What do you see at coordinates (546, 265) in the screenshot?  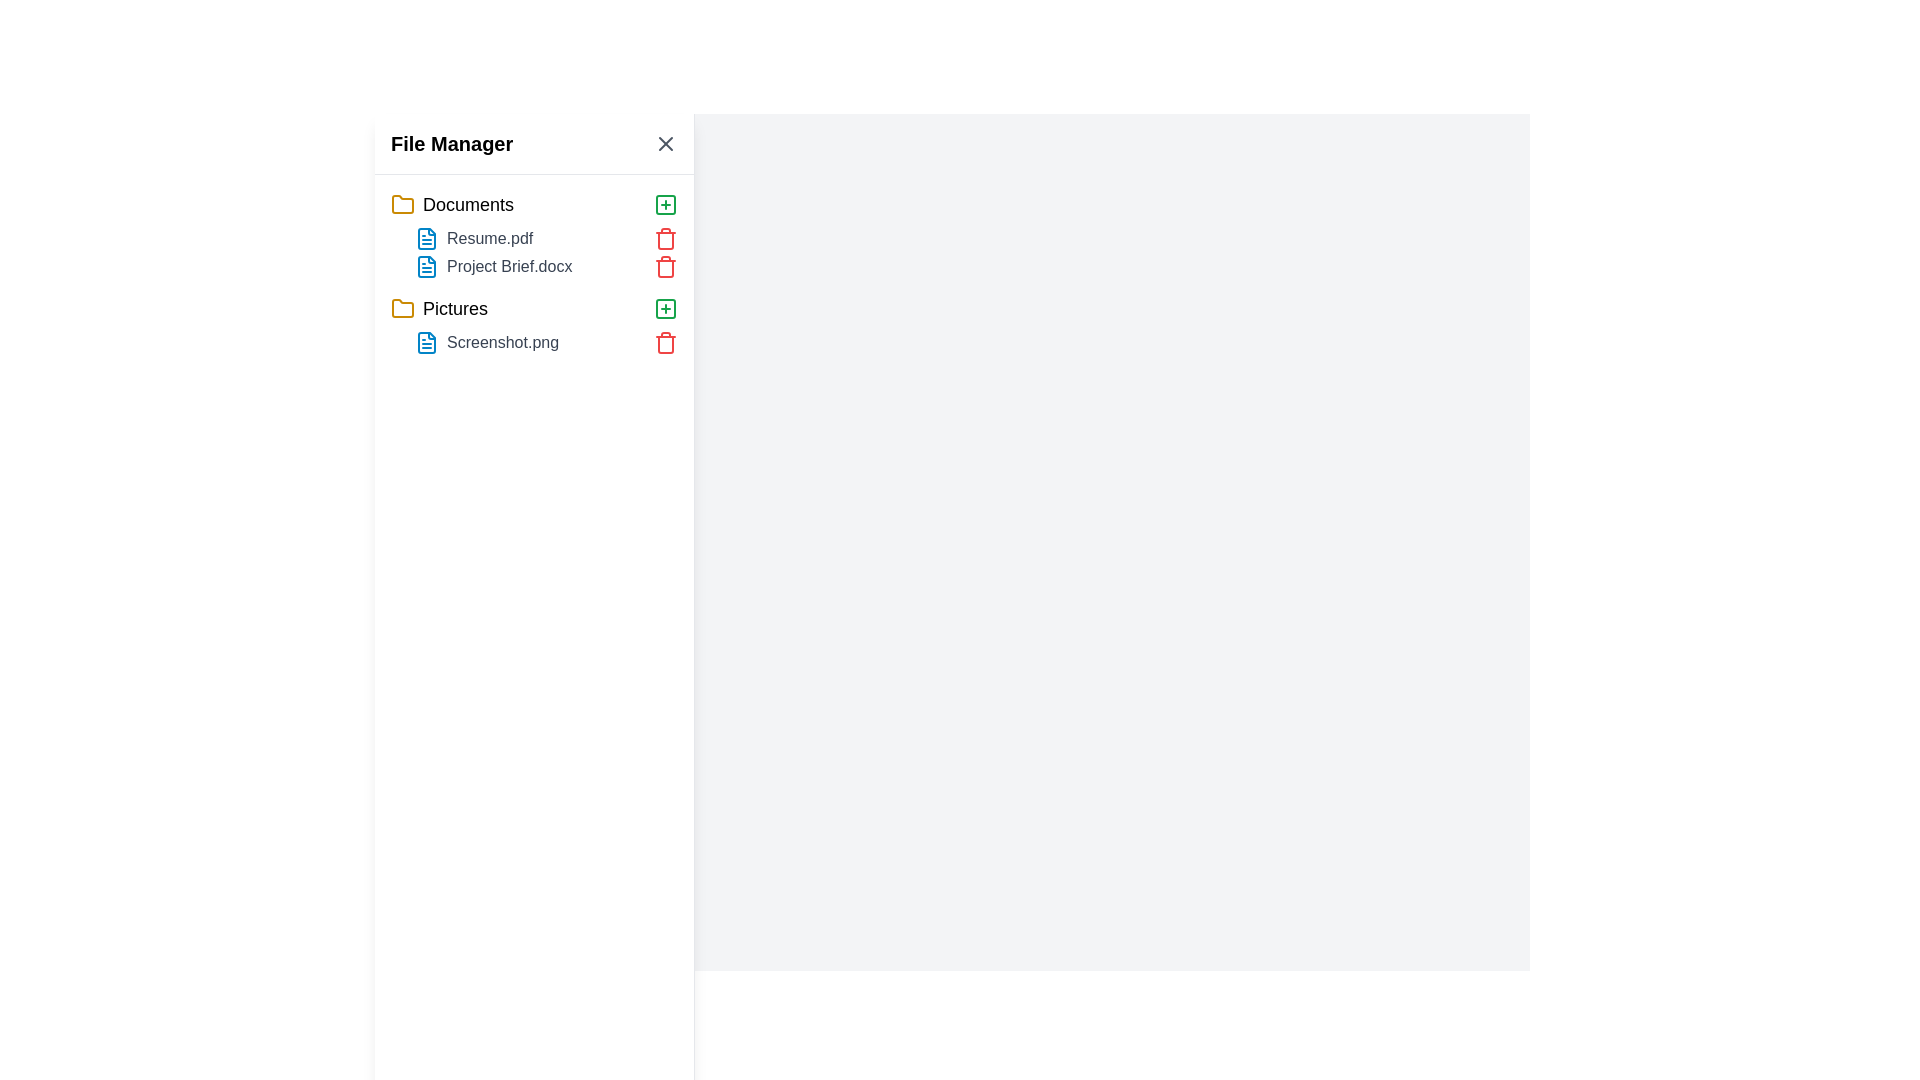 I see `the list item representing the document named 'Project Brief.docx'` at bounding box center [546, 265].